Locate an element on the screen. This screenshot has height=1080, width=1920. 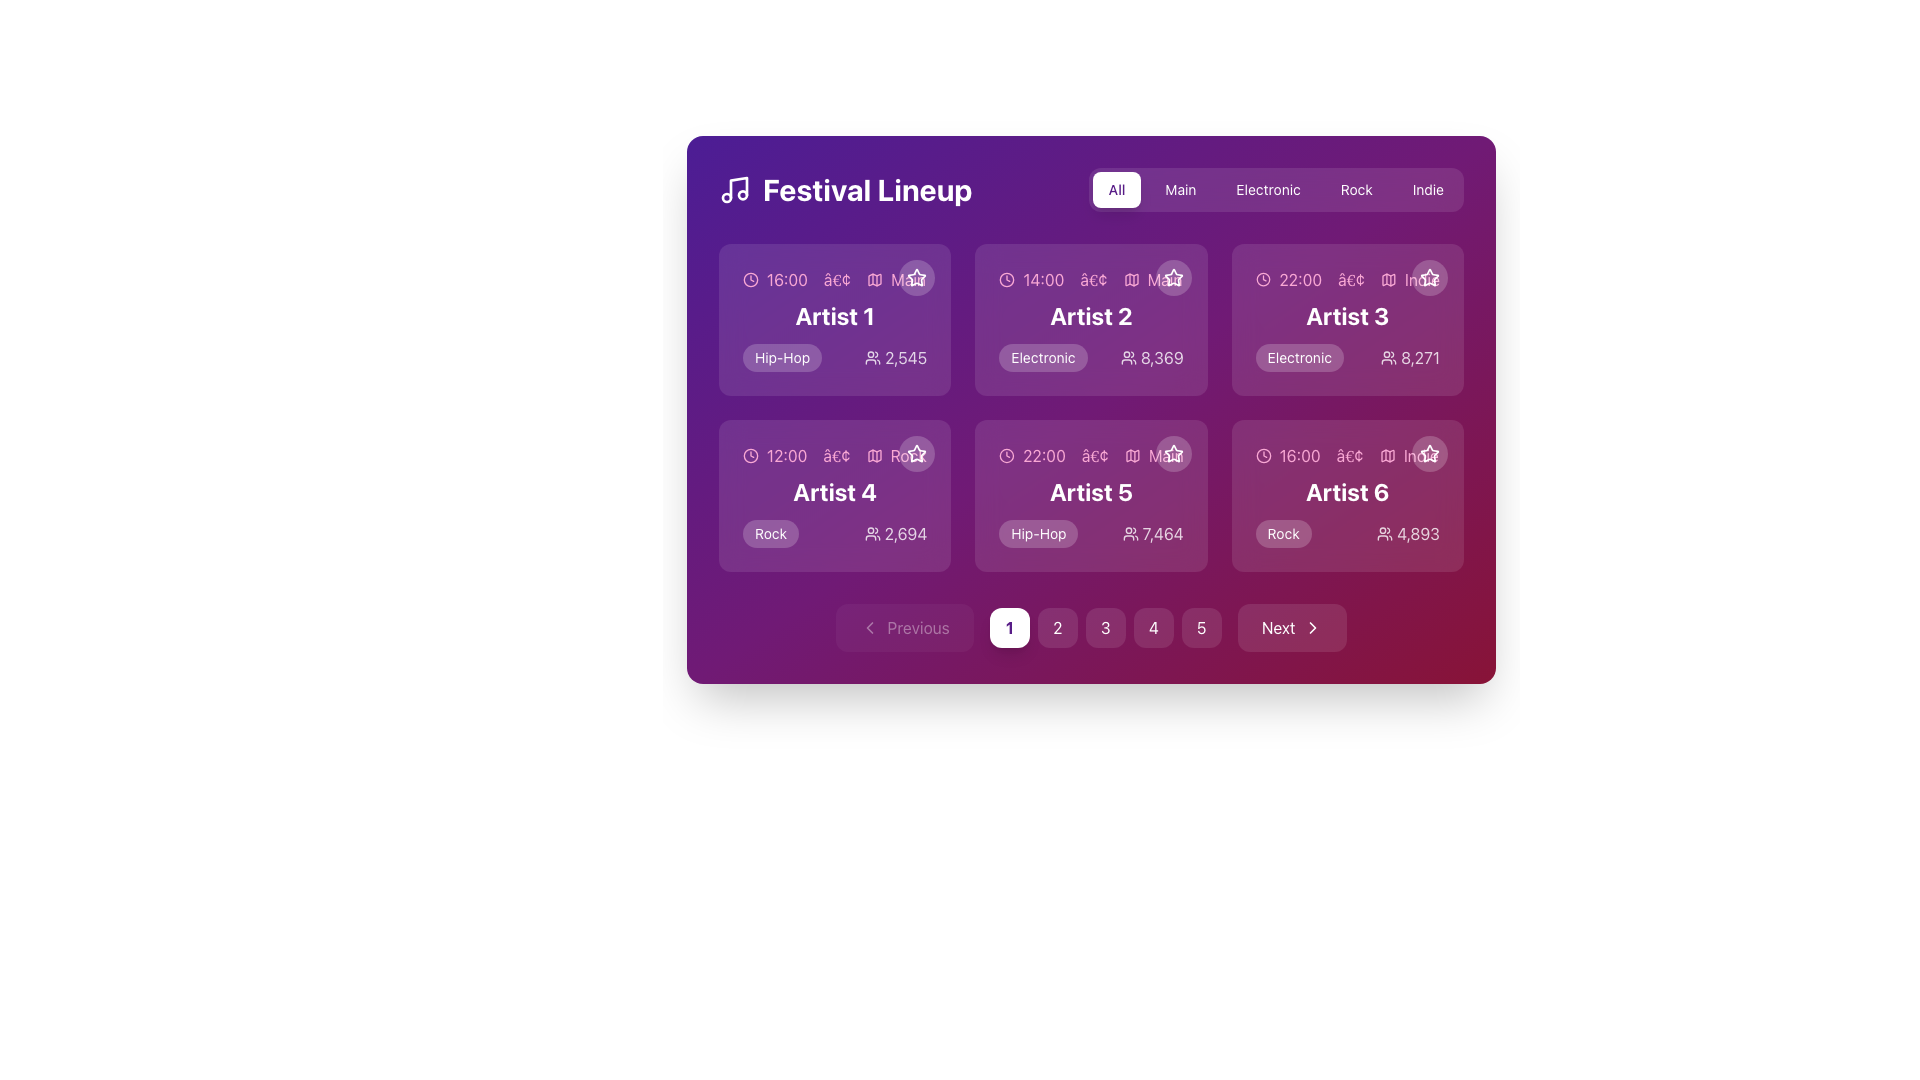
the clock icon outlined in purple is located at coordinates (1262, 280).